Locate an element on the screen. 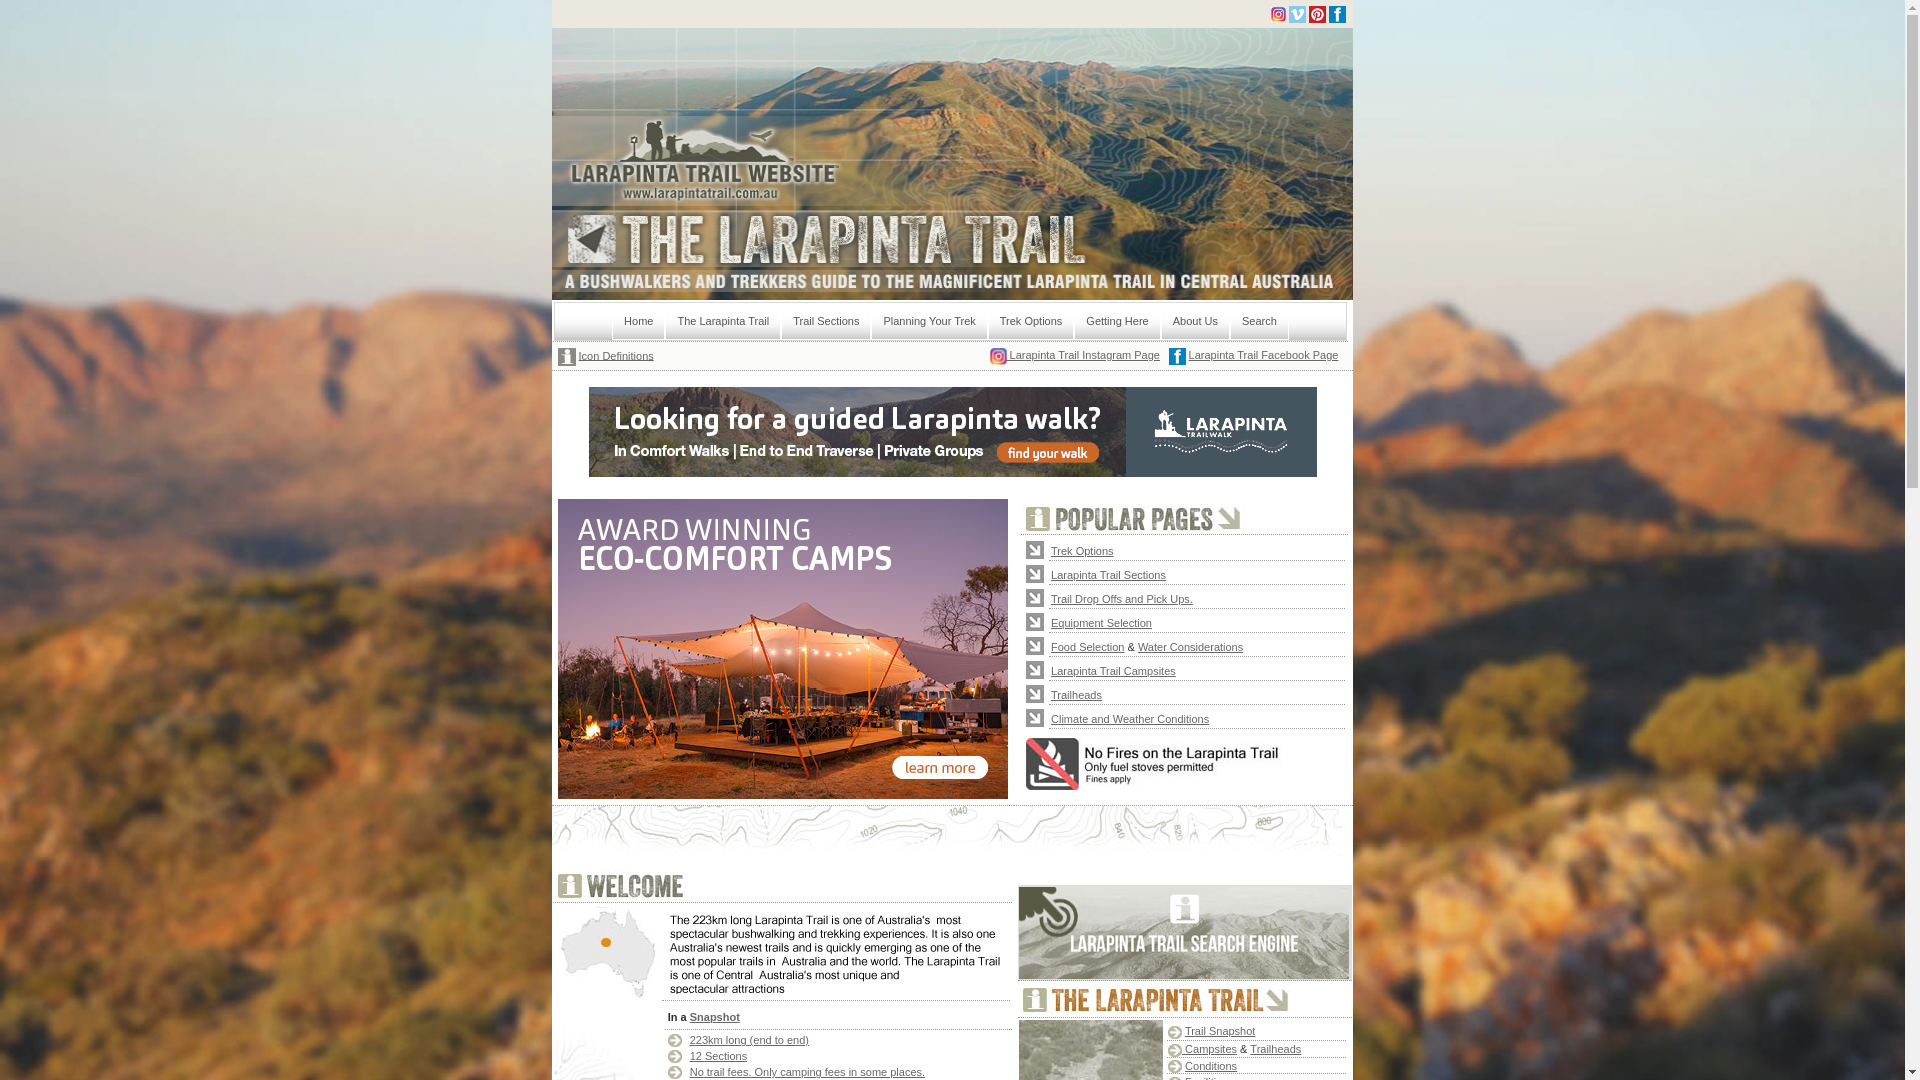 The width and height of the screenshot is (1920, 1080). 'Larapinta Trail Facebook Page' is located at coordinates (1262, 353).